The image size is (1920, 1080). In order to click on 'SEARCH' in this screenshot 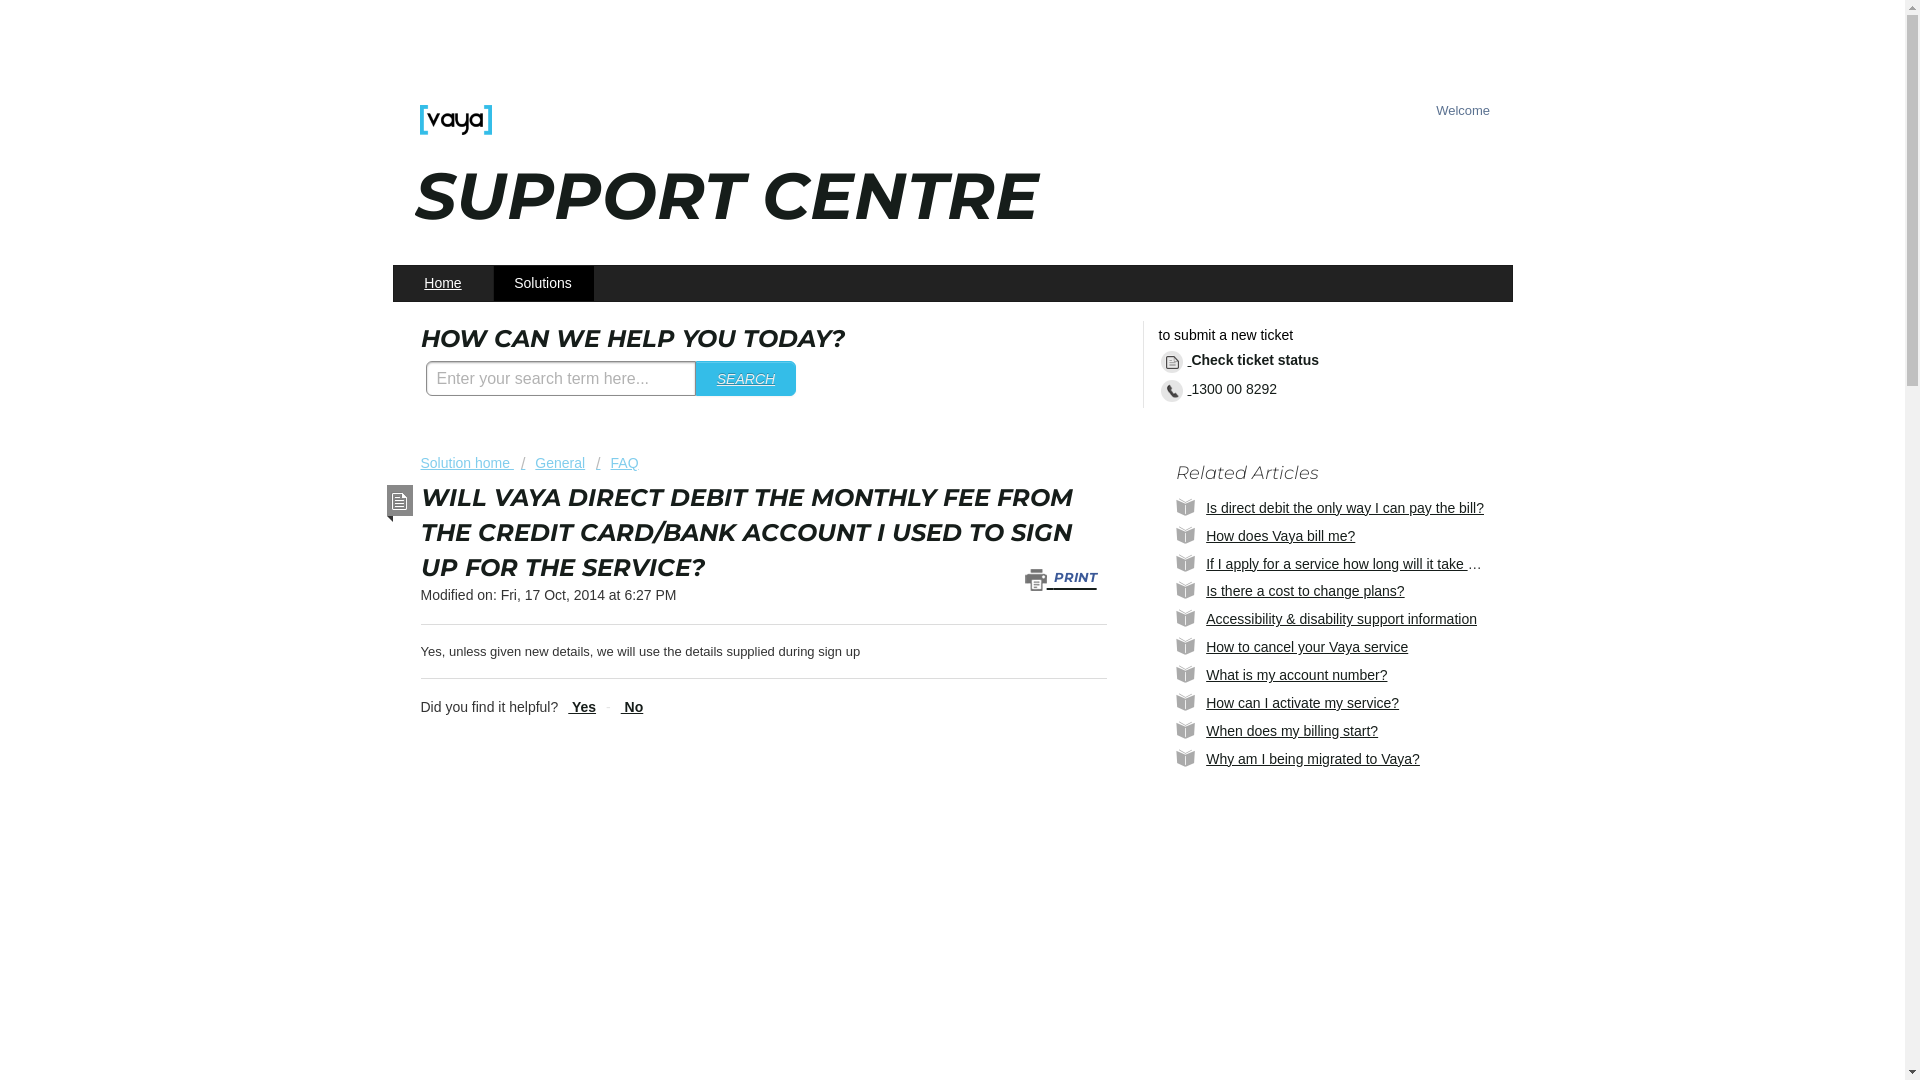, I will do `click(744, 378)`.